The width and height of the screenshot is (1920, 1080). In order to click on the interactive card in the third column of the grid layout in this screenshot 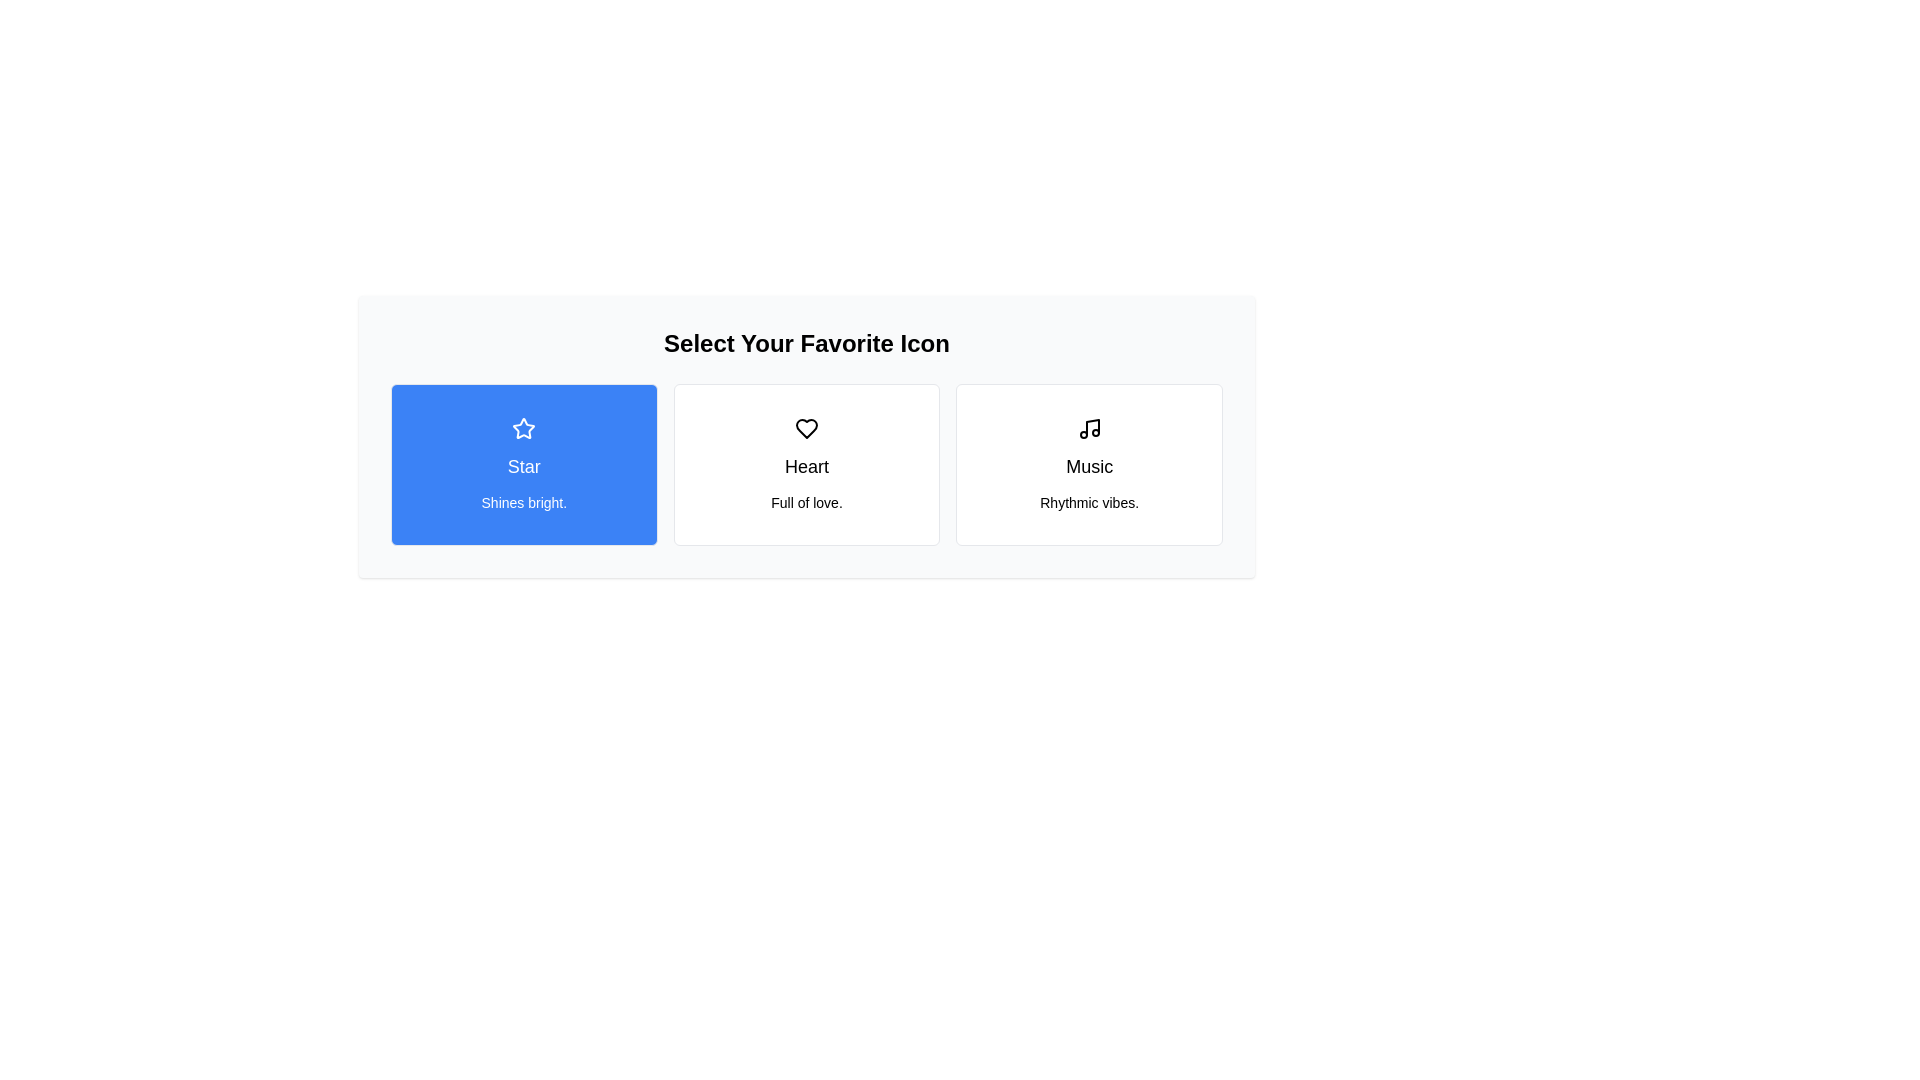, I will do `click(1088, 465)`.